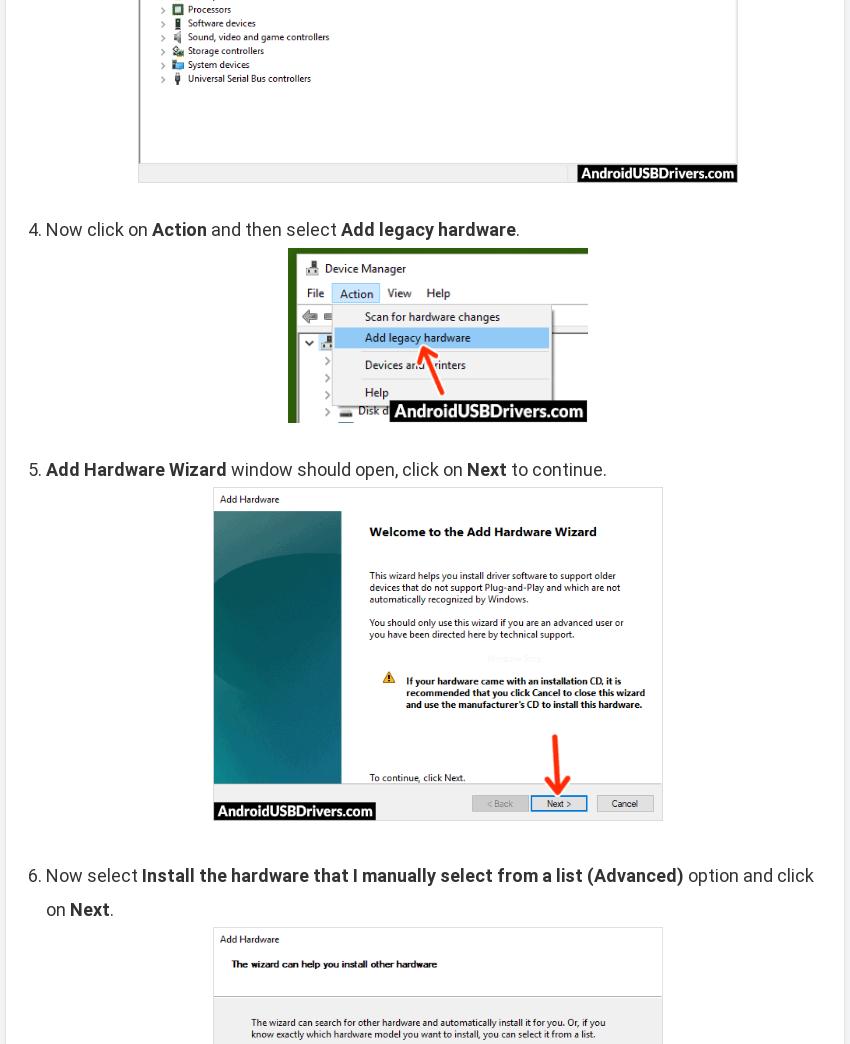 The width and height of the screenshot is (850, 1044). Describe the element at coordinates (413, 874) in the screenshot. I see `'Install the hardware that I manually select from a list (Advanced)'` at that location.